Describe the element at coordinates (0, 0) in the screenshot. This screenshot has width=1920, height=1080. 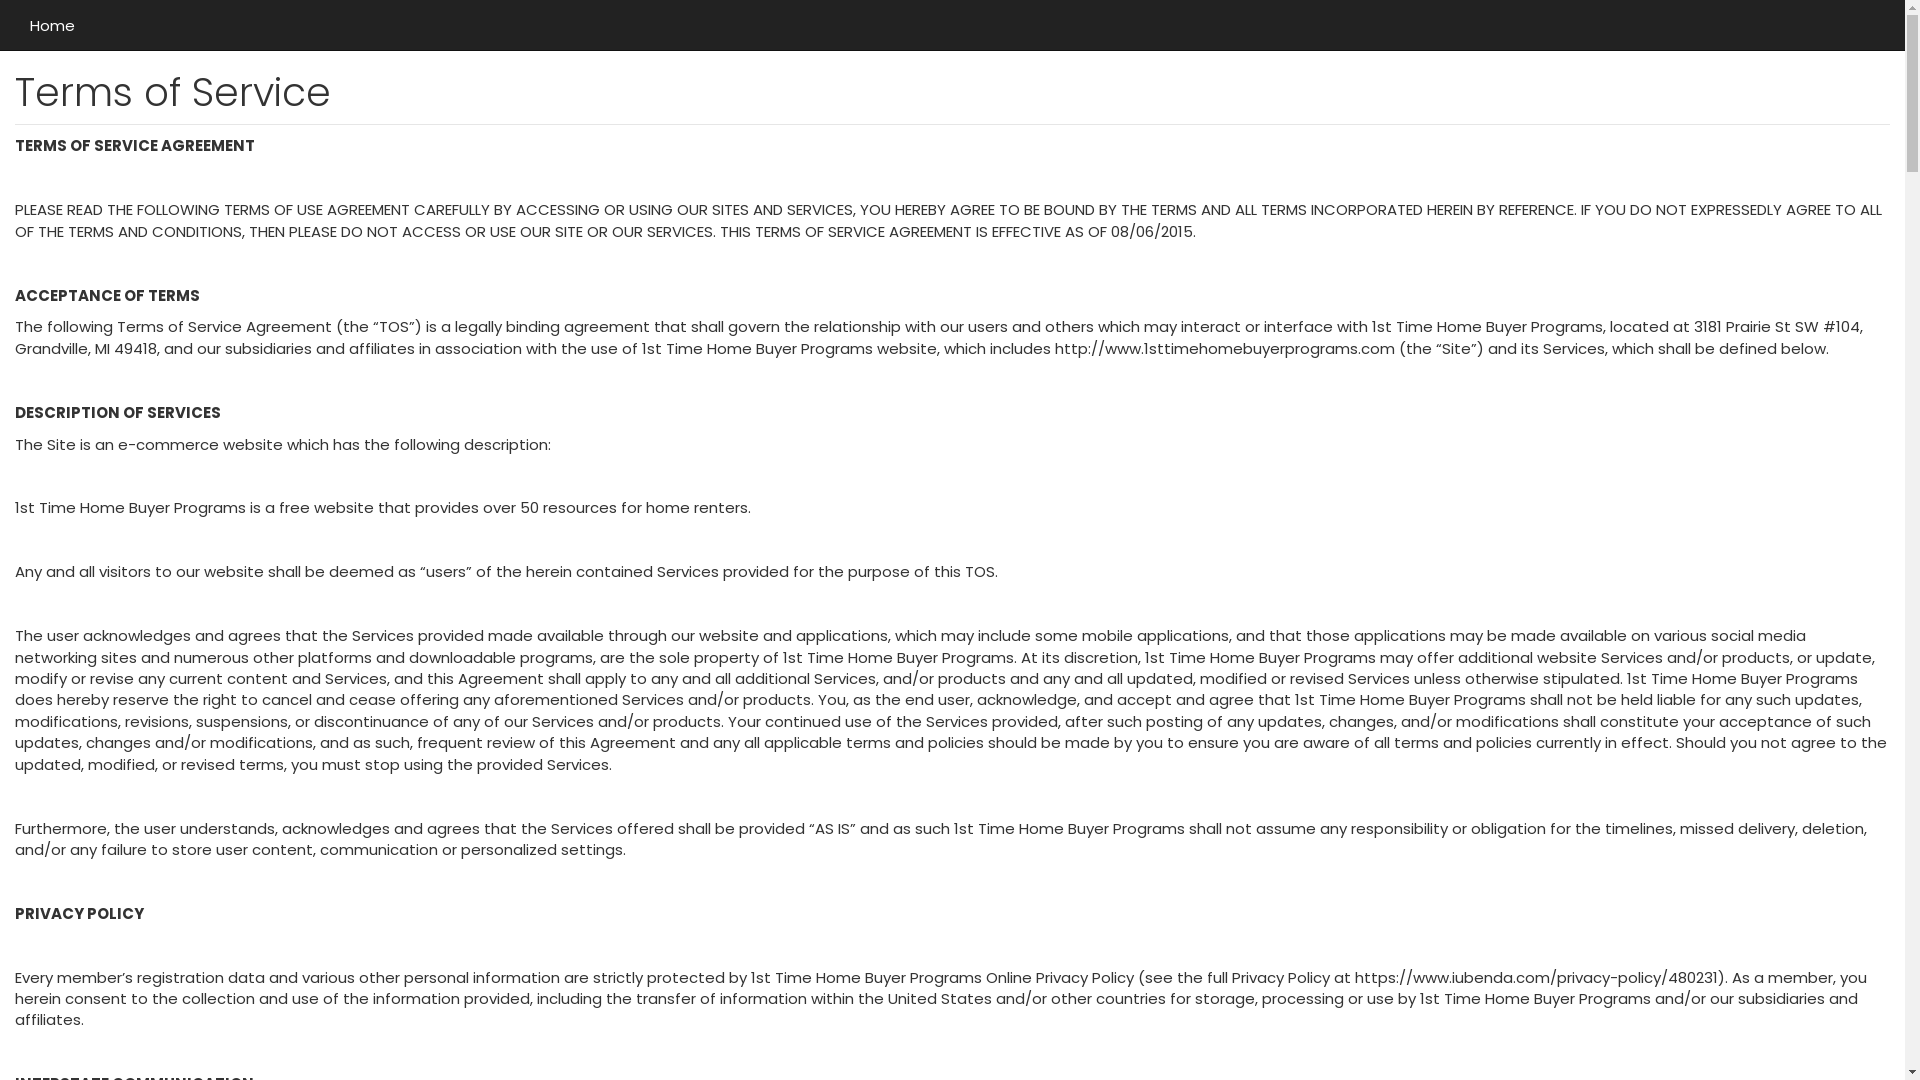
I see `'Skip to main content'` at that location.